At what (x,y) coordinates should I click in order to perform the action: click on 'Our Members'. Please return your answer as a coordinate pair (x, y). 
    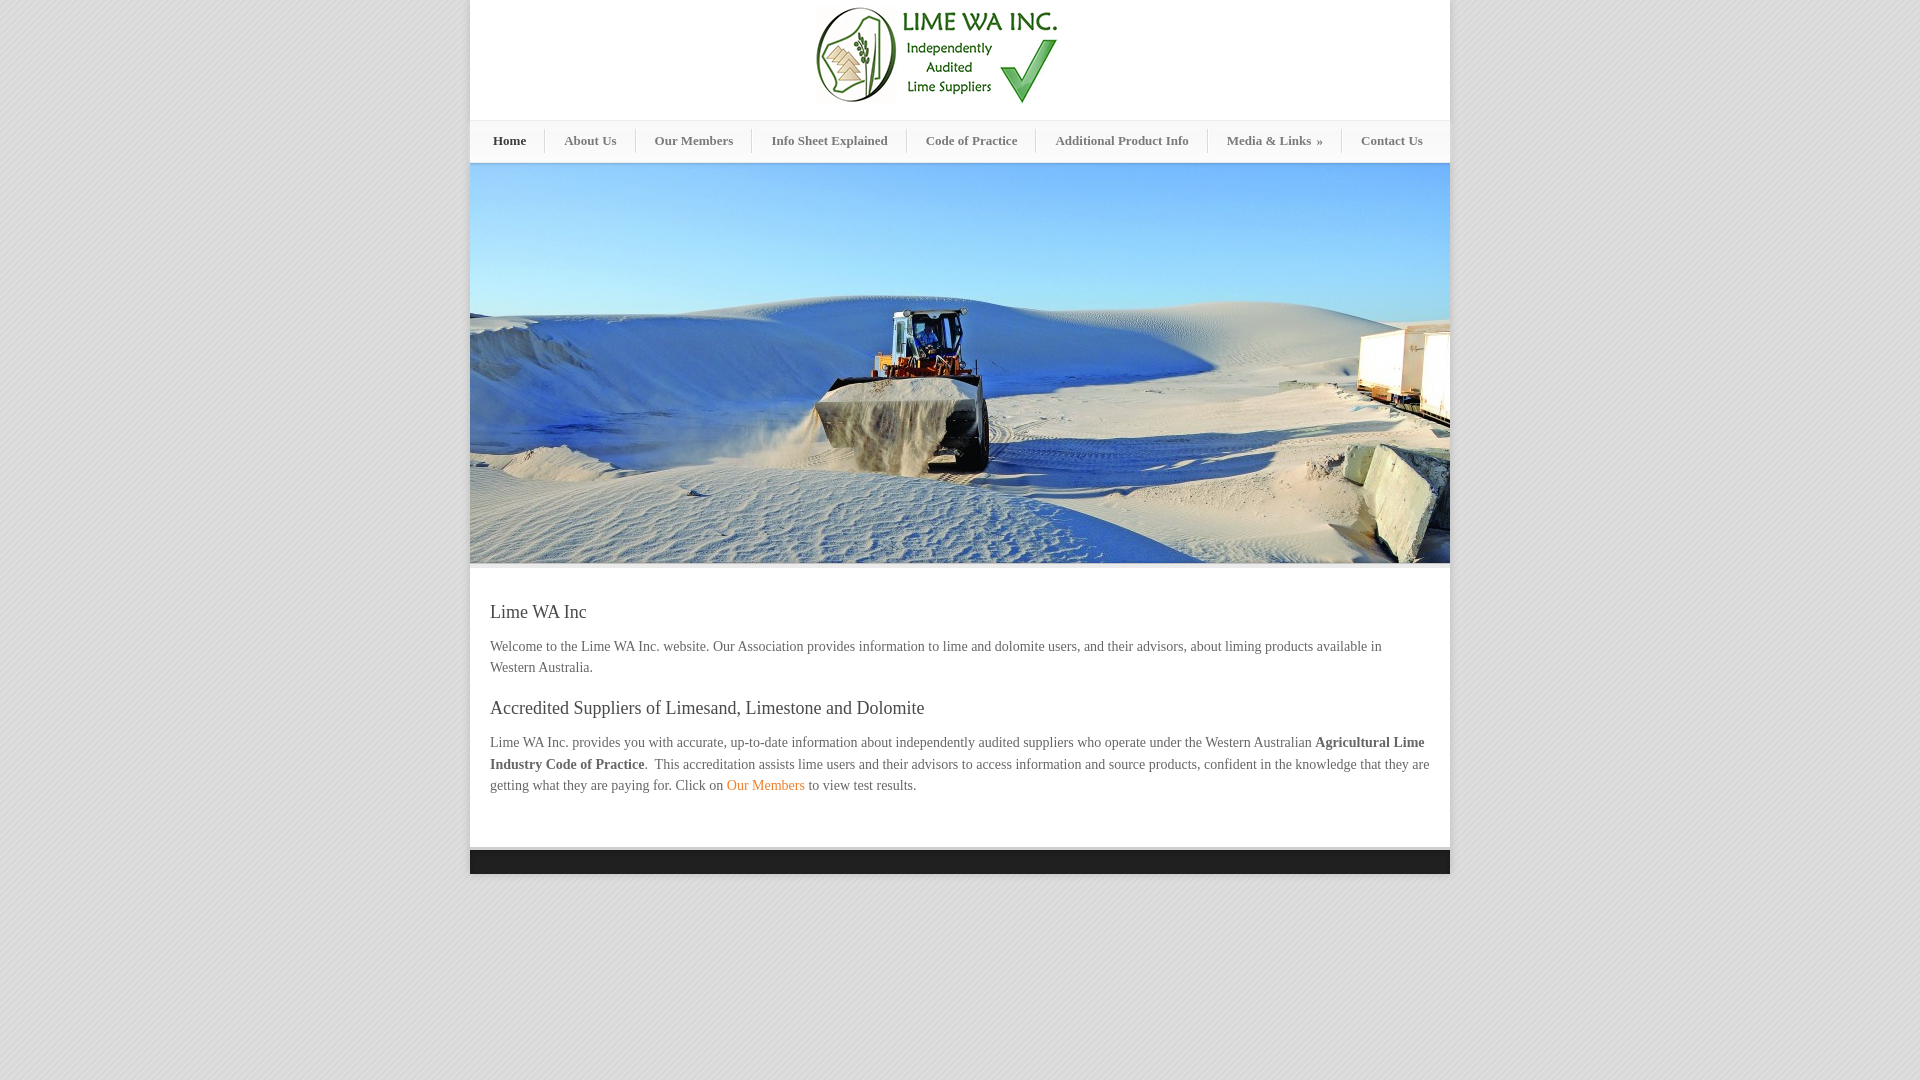
    Looking at the image, I should click on (765, 784).